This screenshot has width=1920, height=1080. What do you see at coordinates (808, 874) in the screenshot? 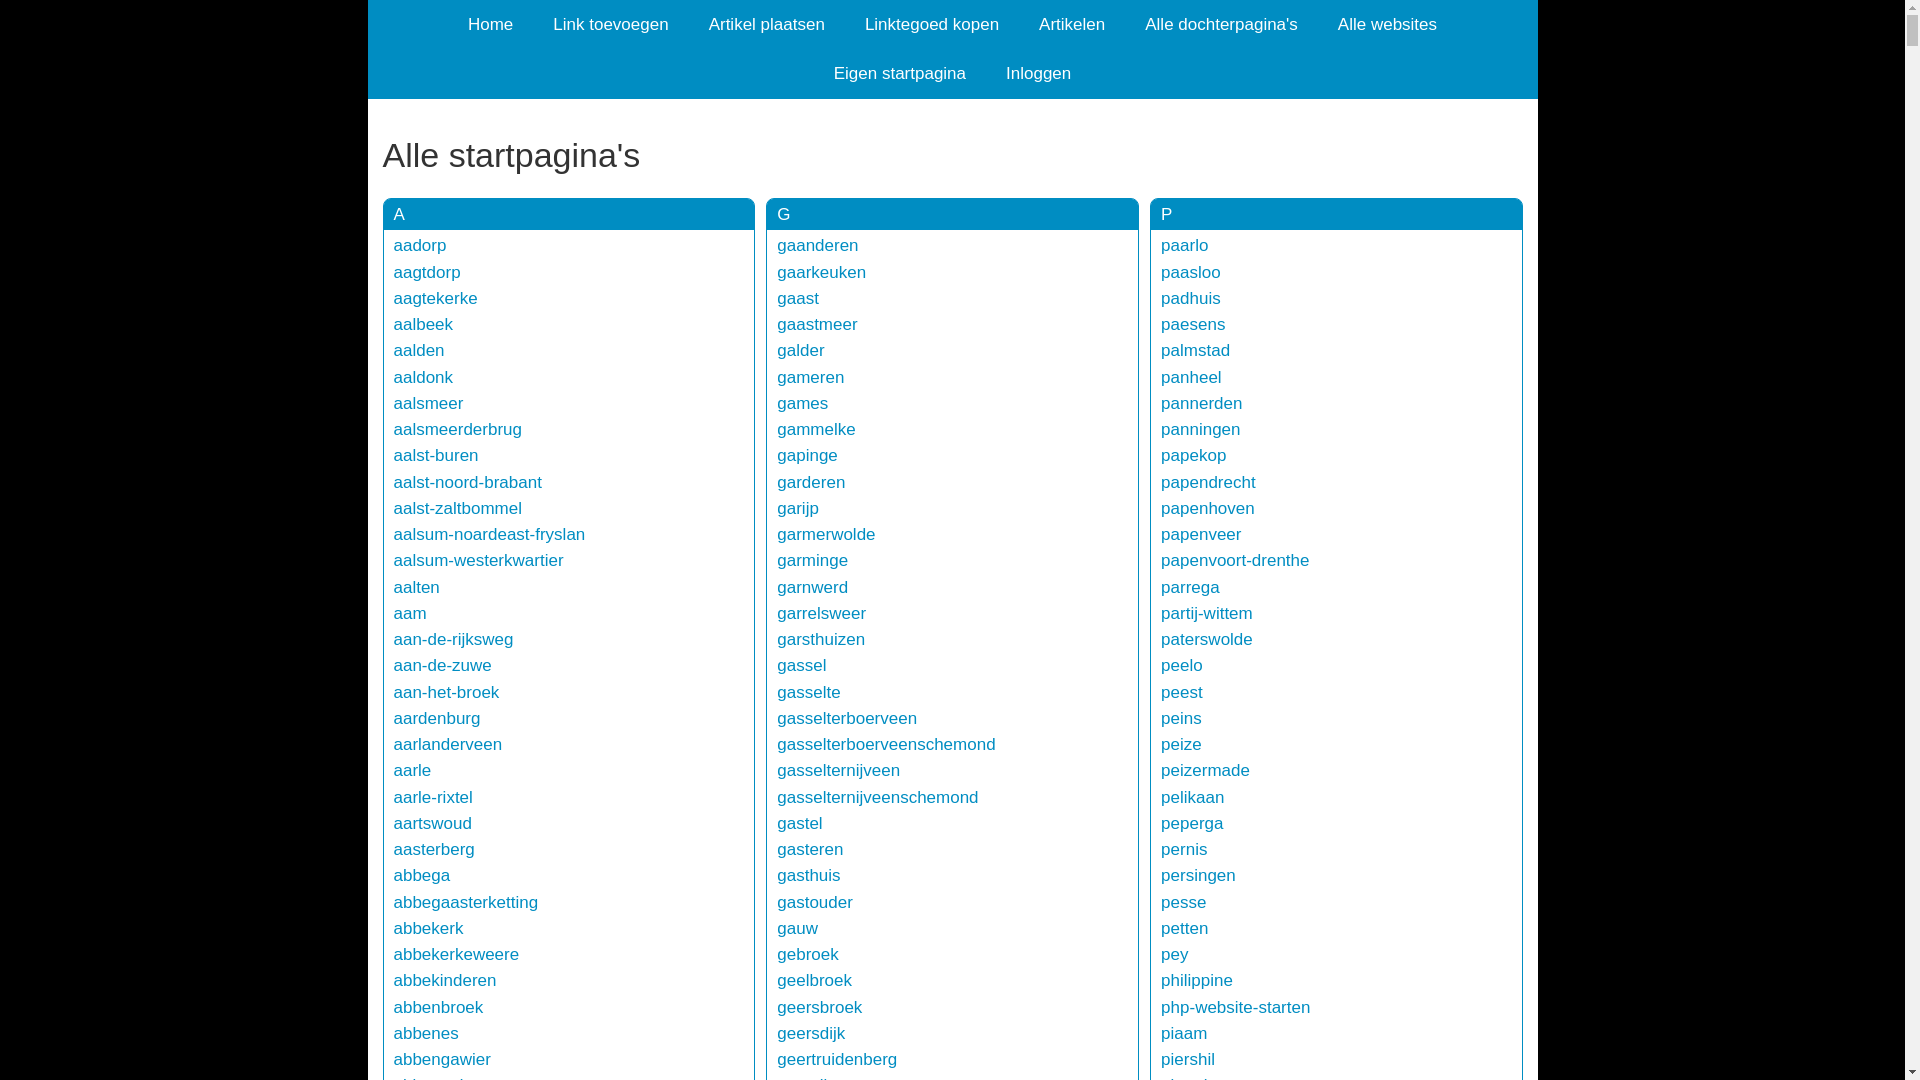
I see `'gasthuis'` at bounding box center [808, 874].